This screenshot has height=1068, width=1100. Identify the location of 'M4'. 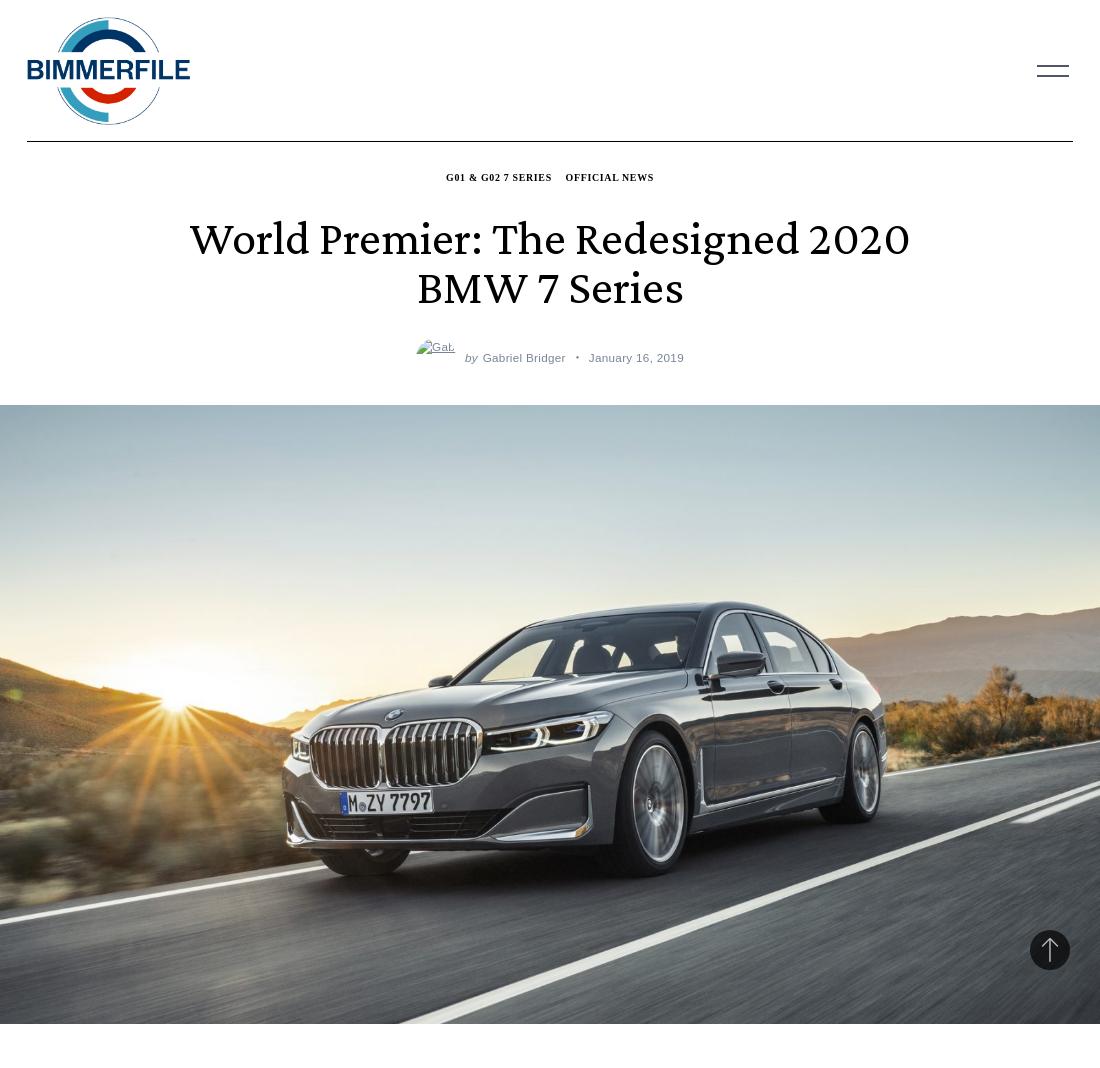
(411, 142).